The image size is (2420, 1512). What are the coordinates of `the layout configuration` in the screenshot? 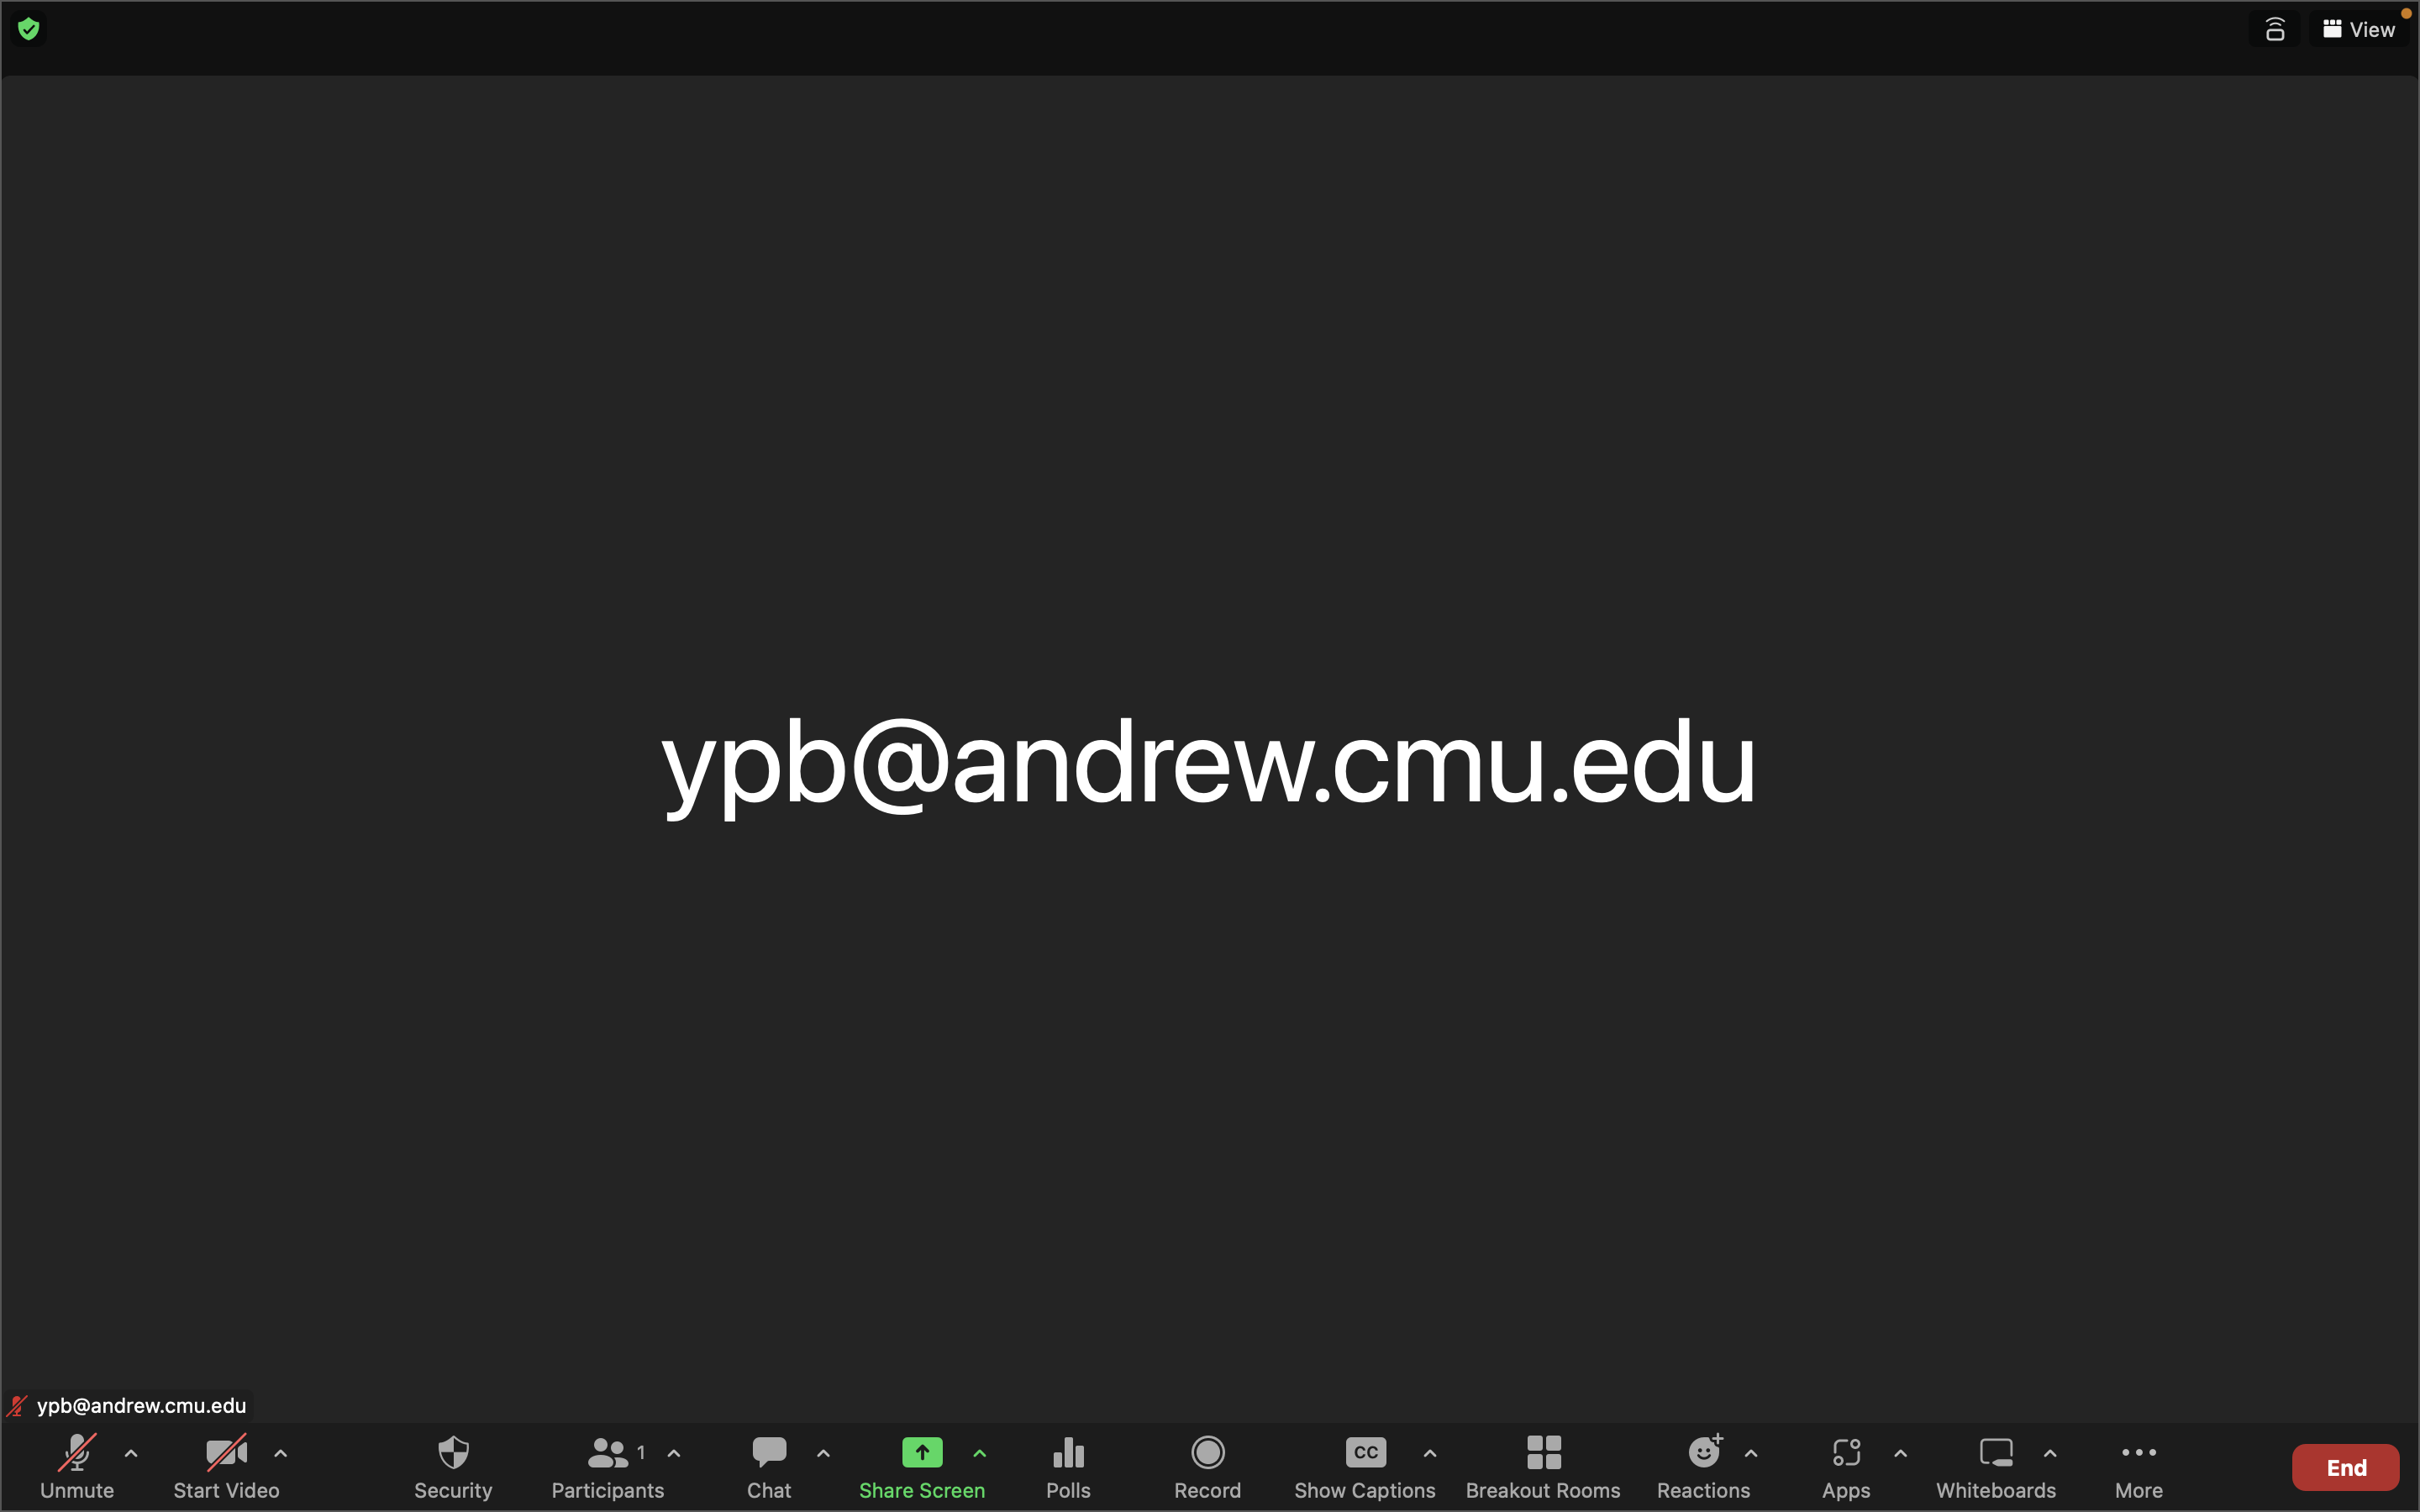 It's located at (2358, 29).